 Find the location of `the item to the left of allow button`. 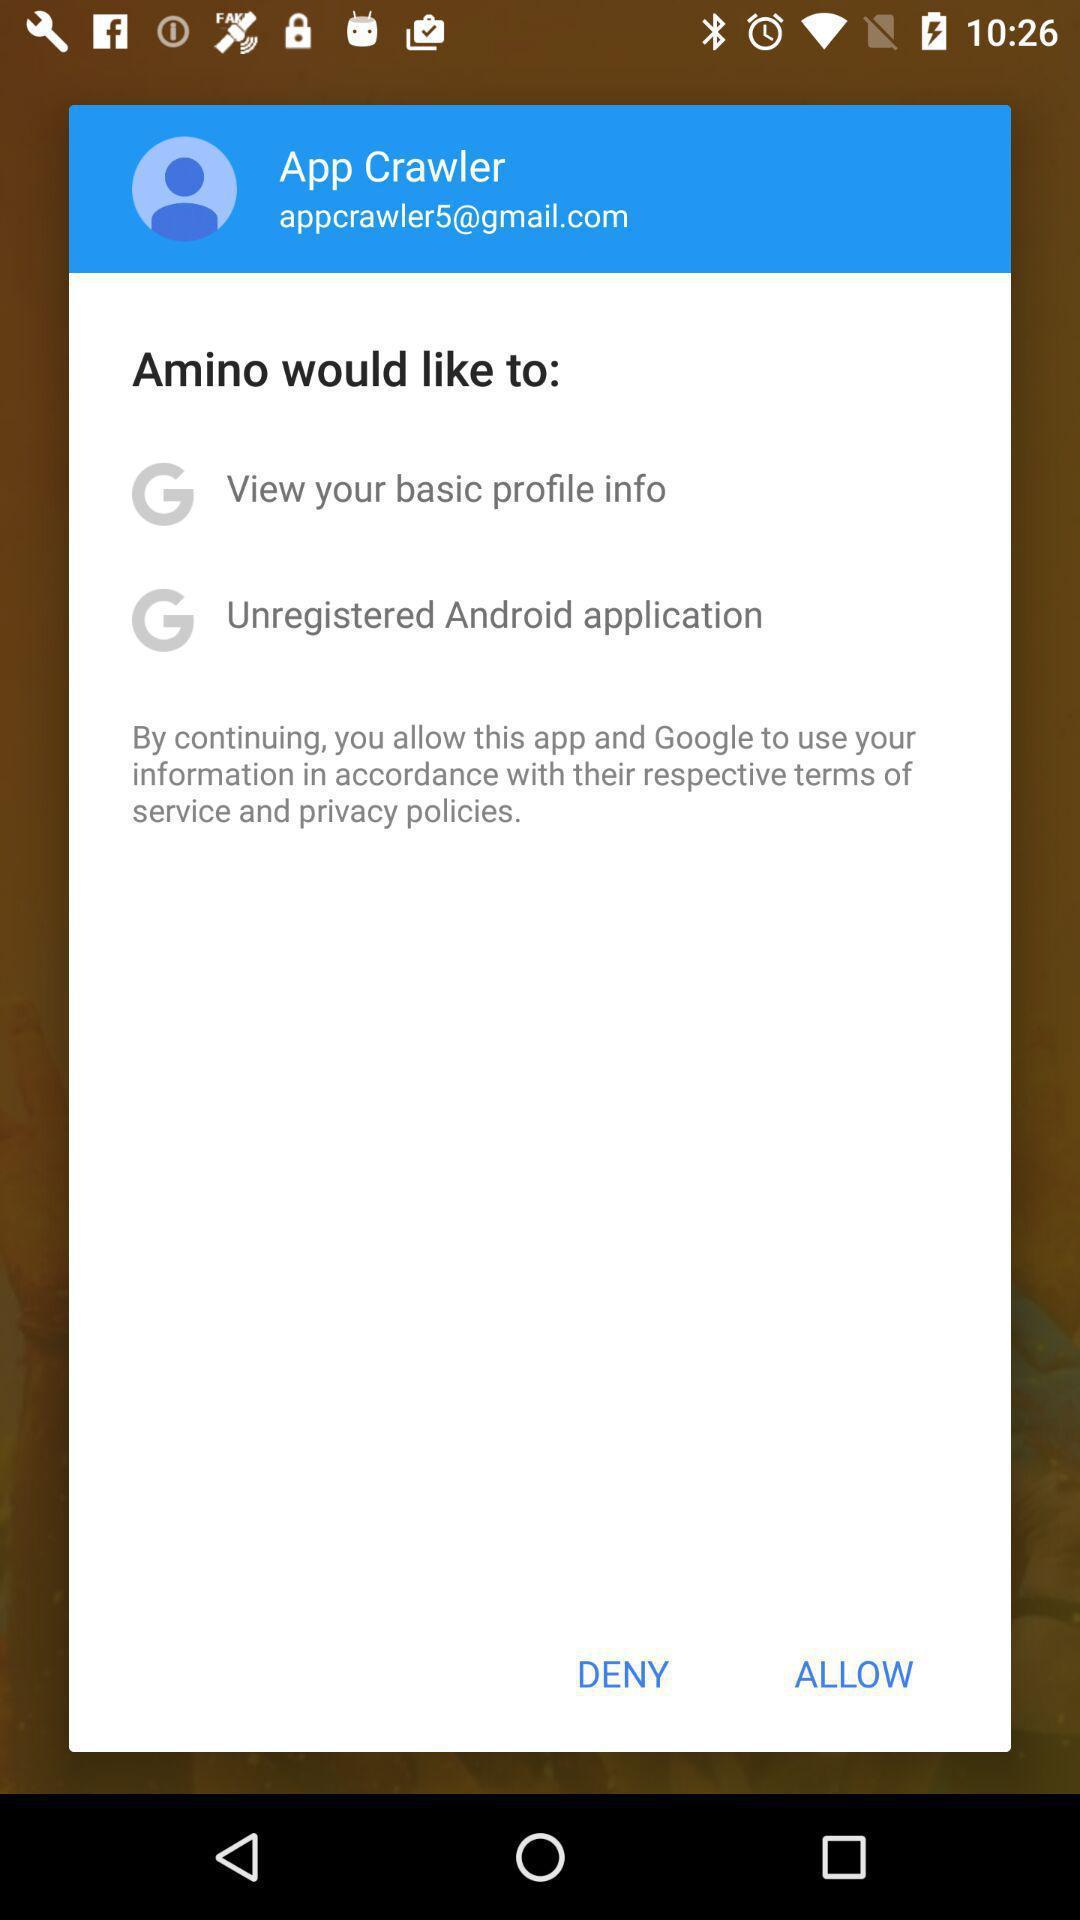

the item to the left of allow button is located at coordinates (621, 1673).